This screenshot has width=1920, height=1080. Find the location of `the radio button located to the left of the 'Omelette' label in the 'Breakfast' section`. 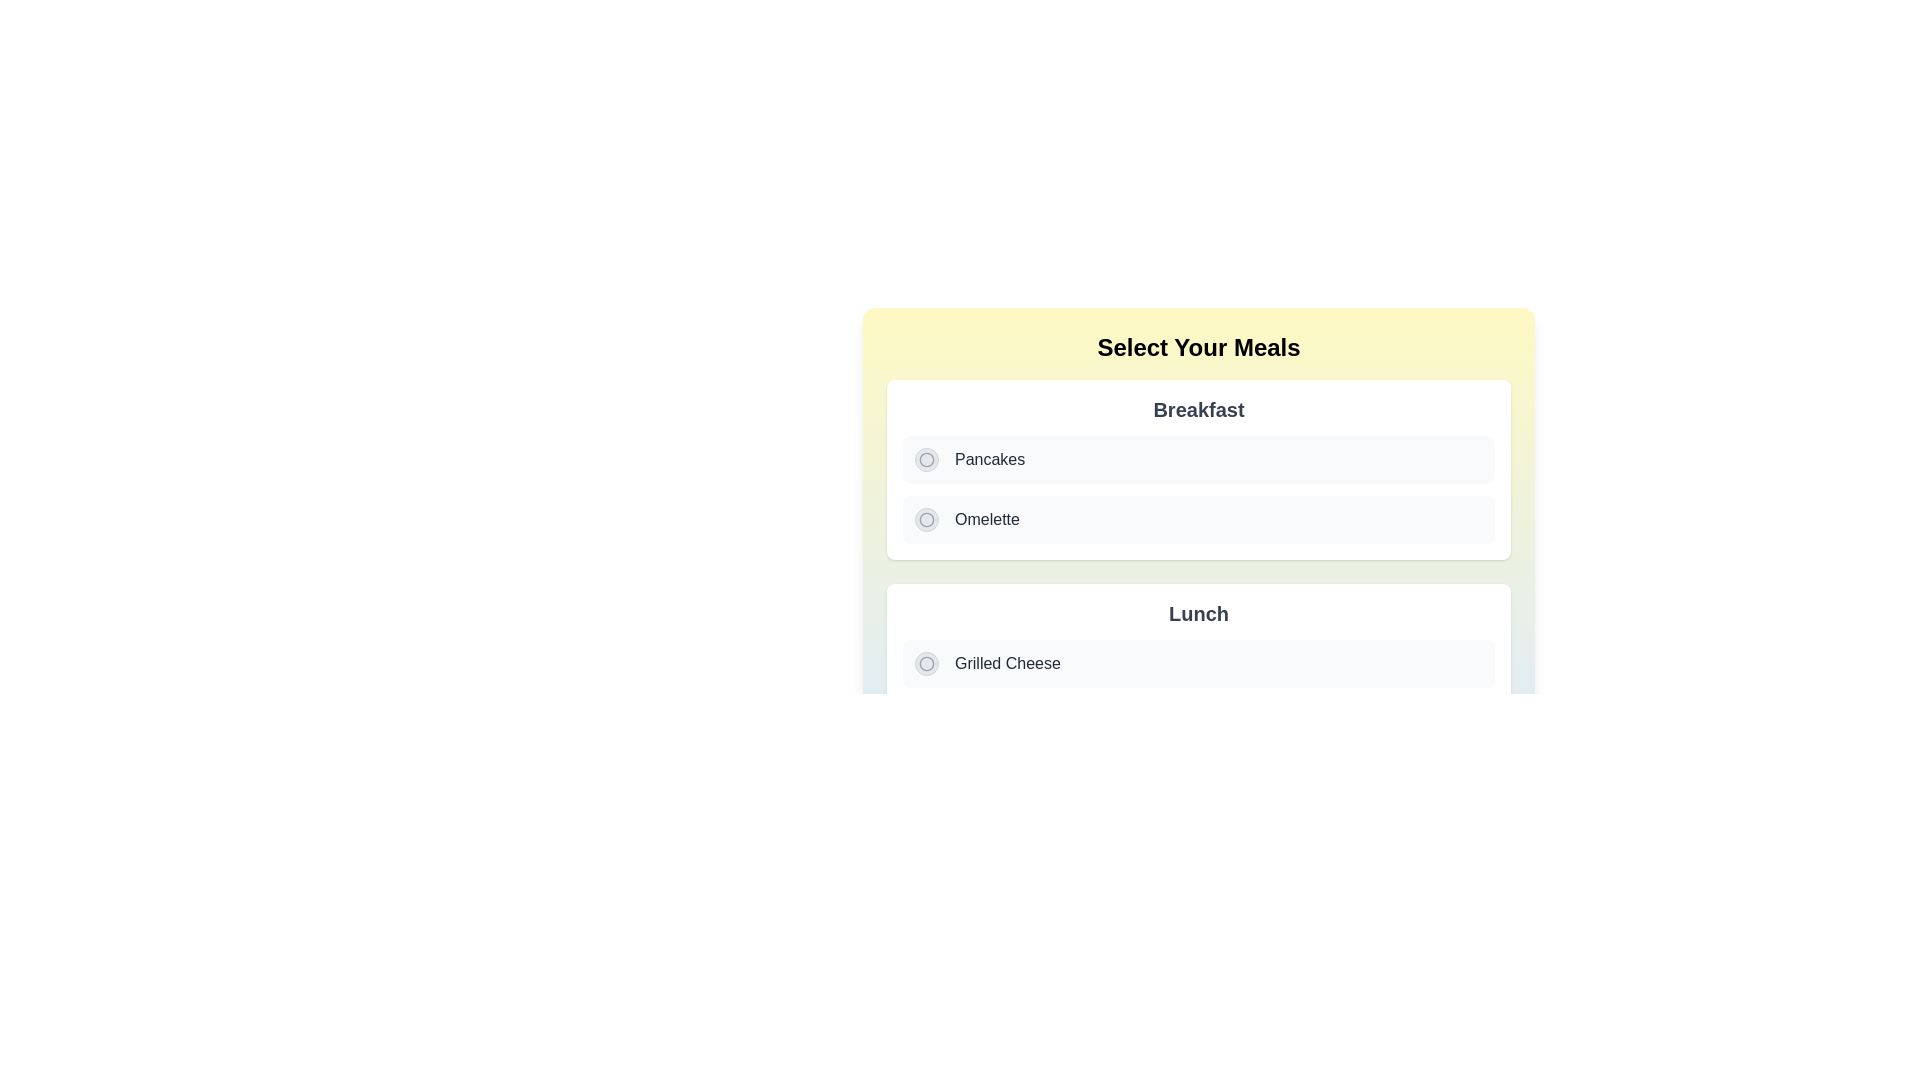

the radio button located to the left of the 'Omelette' label in the 'Breakfast' section is located at coordinates (925, 519).